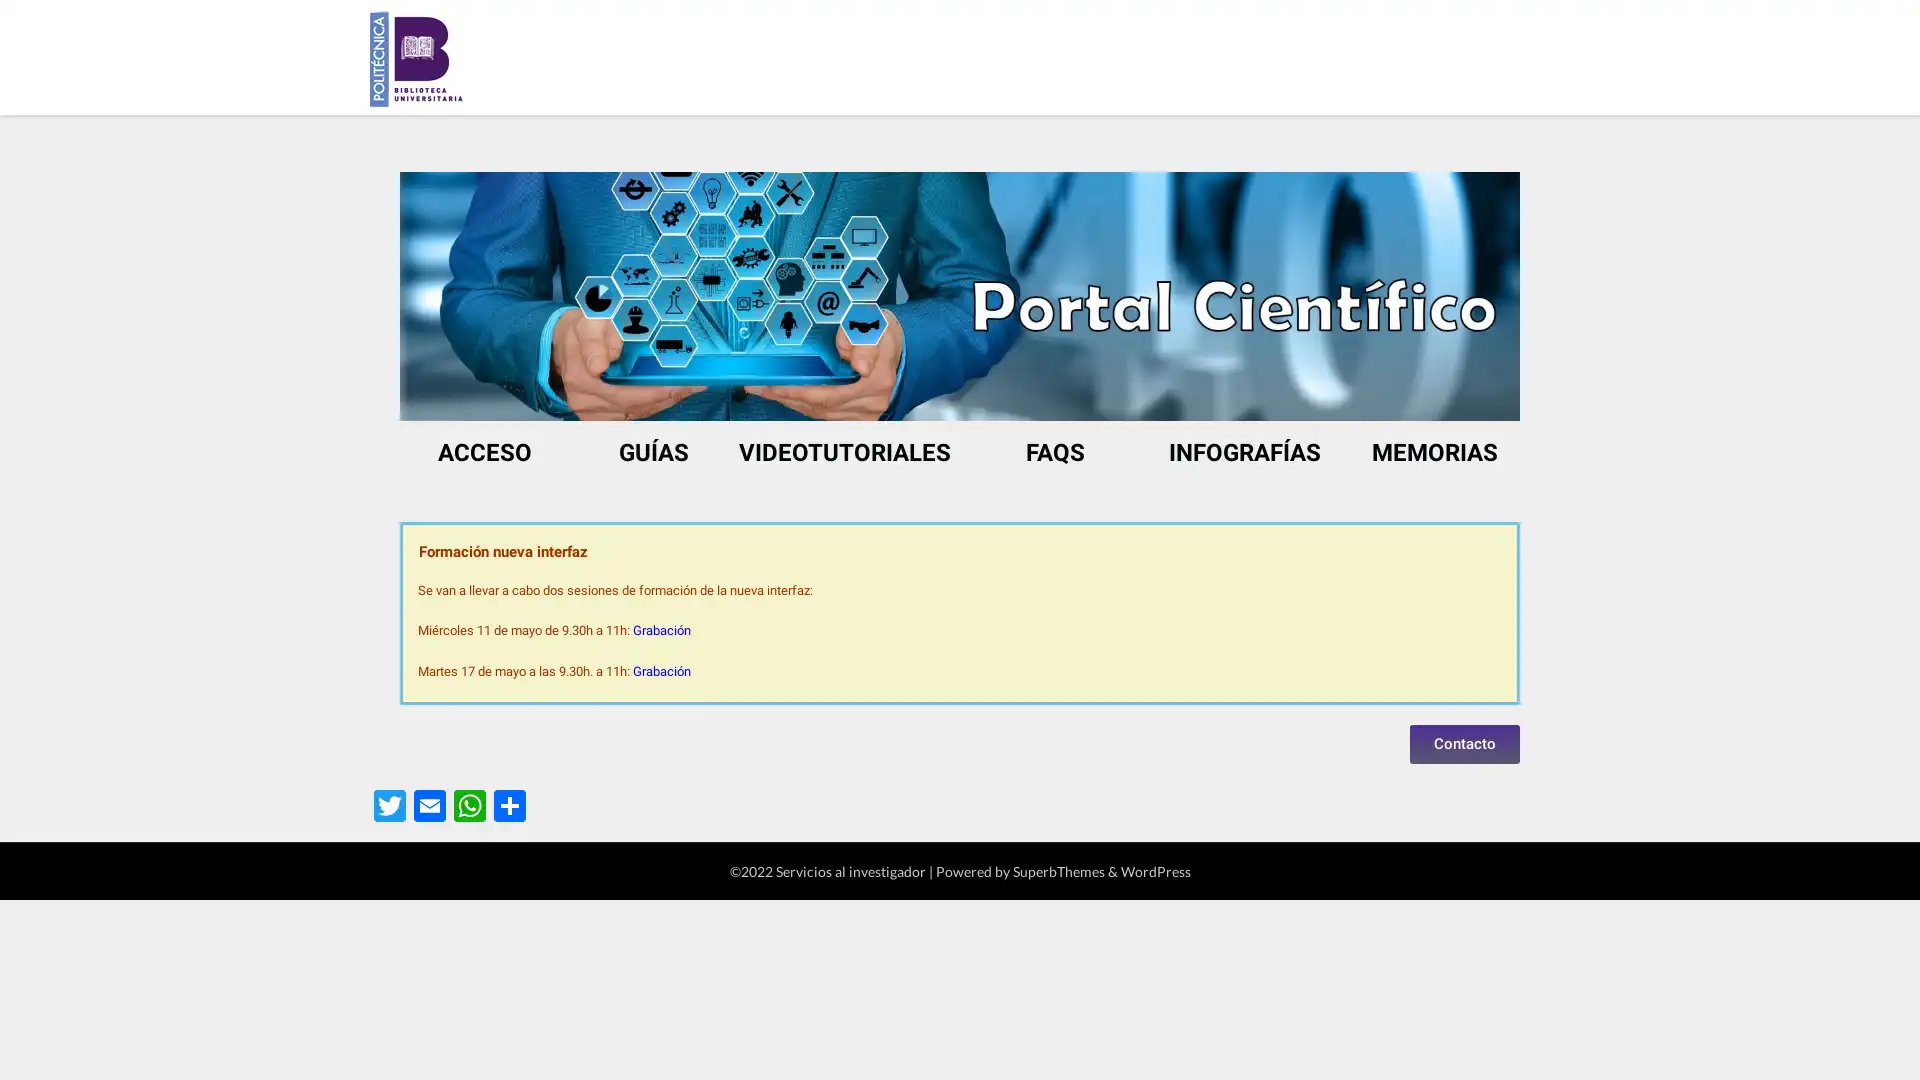 The height and width of the screenshot is (1080, 1920). Describe the element at coordinates (1464, 743) in the screenshot. I see `Contacto` at that location.